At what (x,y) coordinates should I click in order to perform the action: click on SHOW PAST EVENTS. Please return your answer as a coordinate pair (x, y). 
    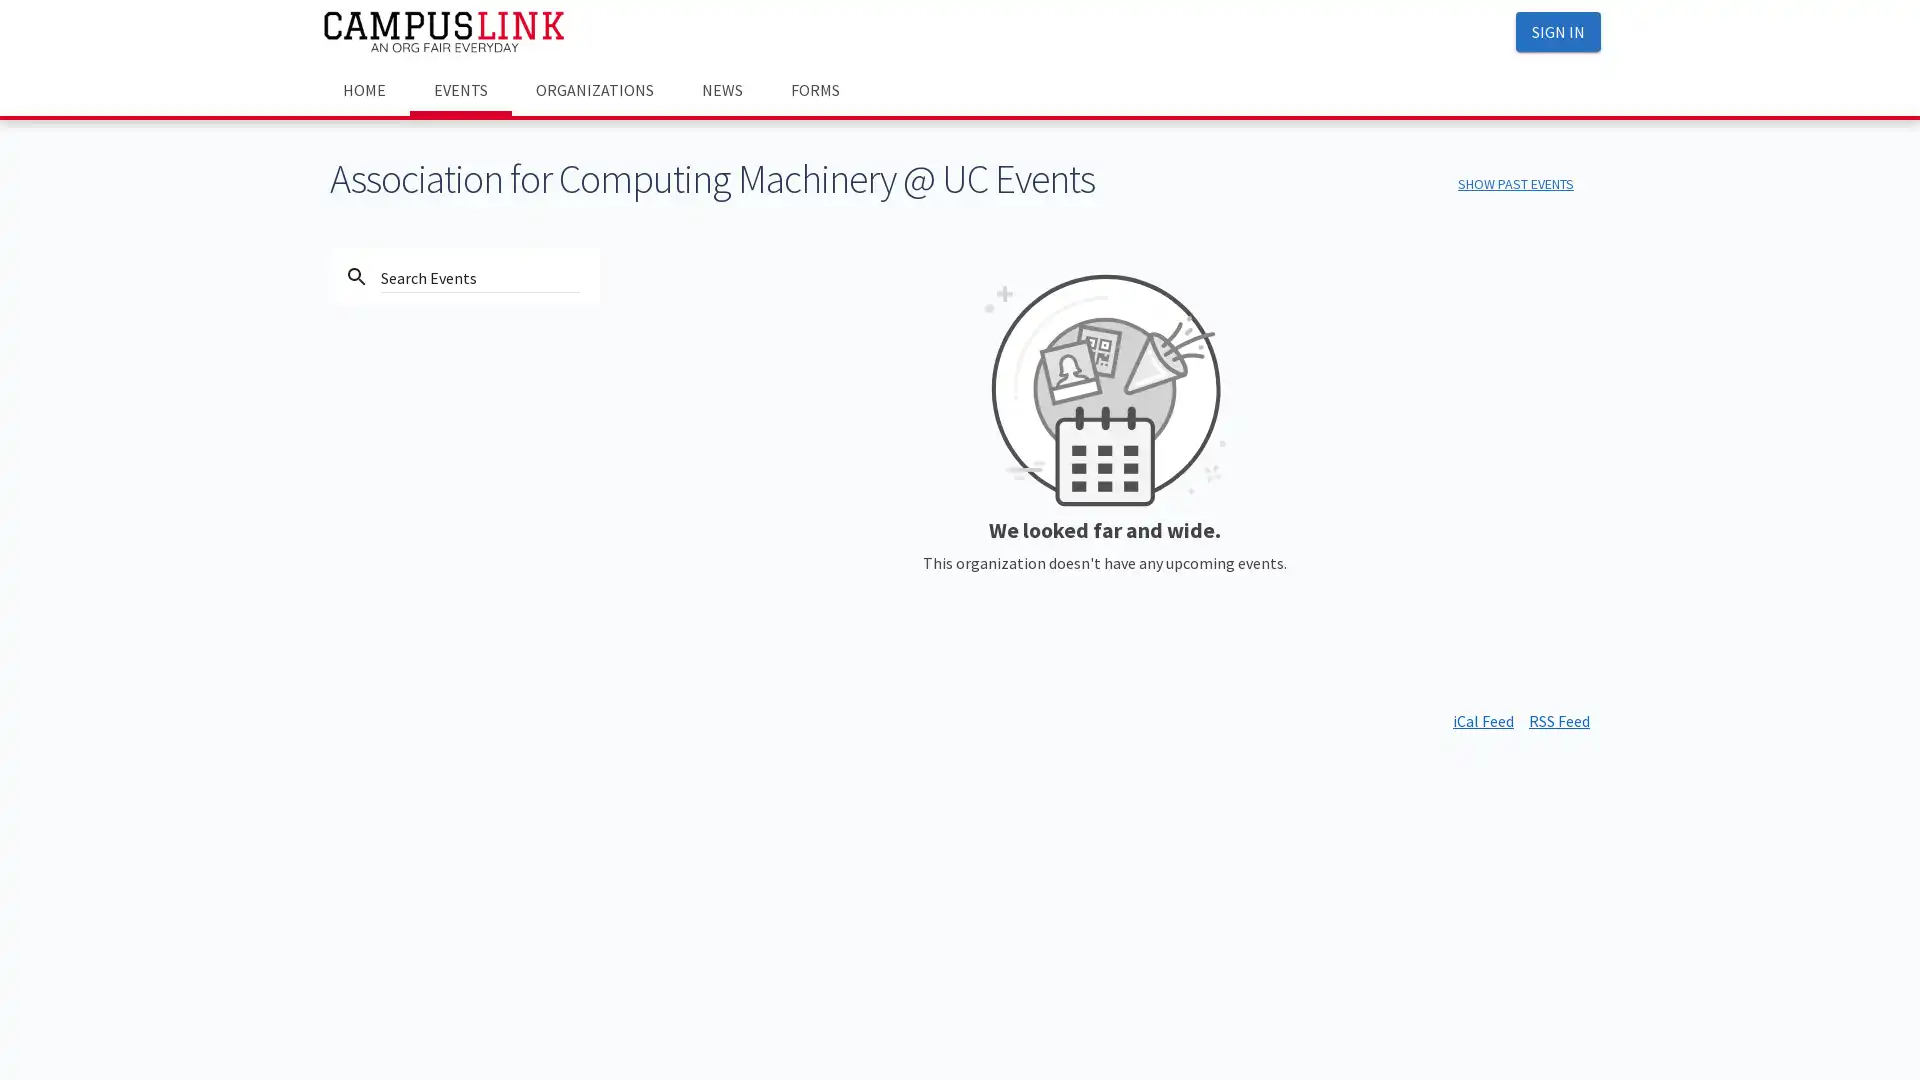
    Looking at the image, I should click on (1516, 183).